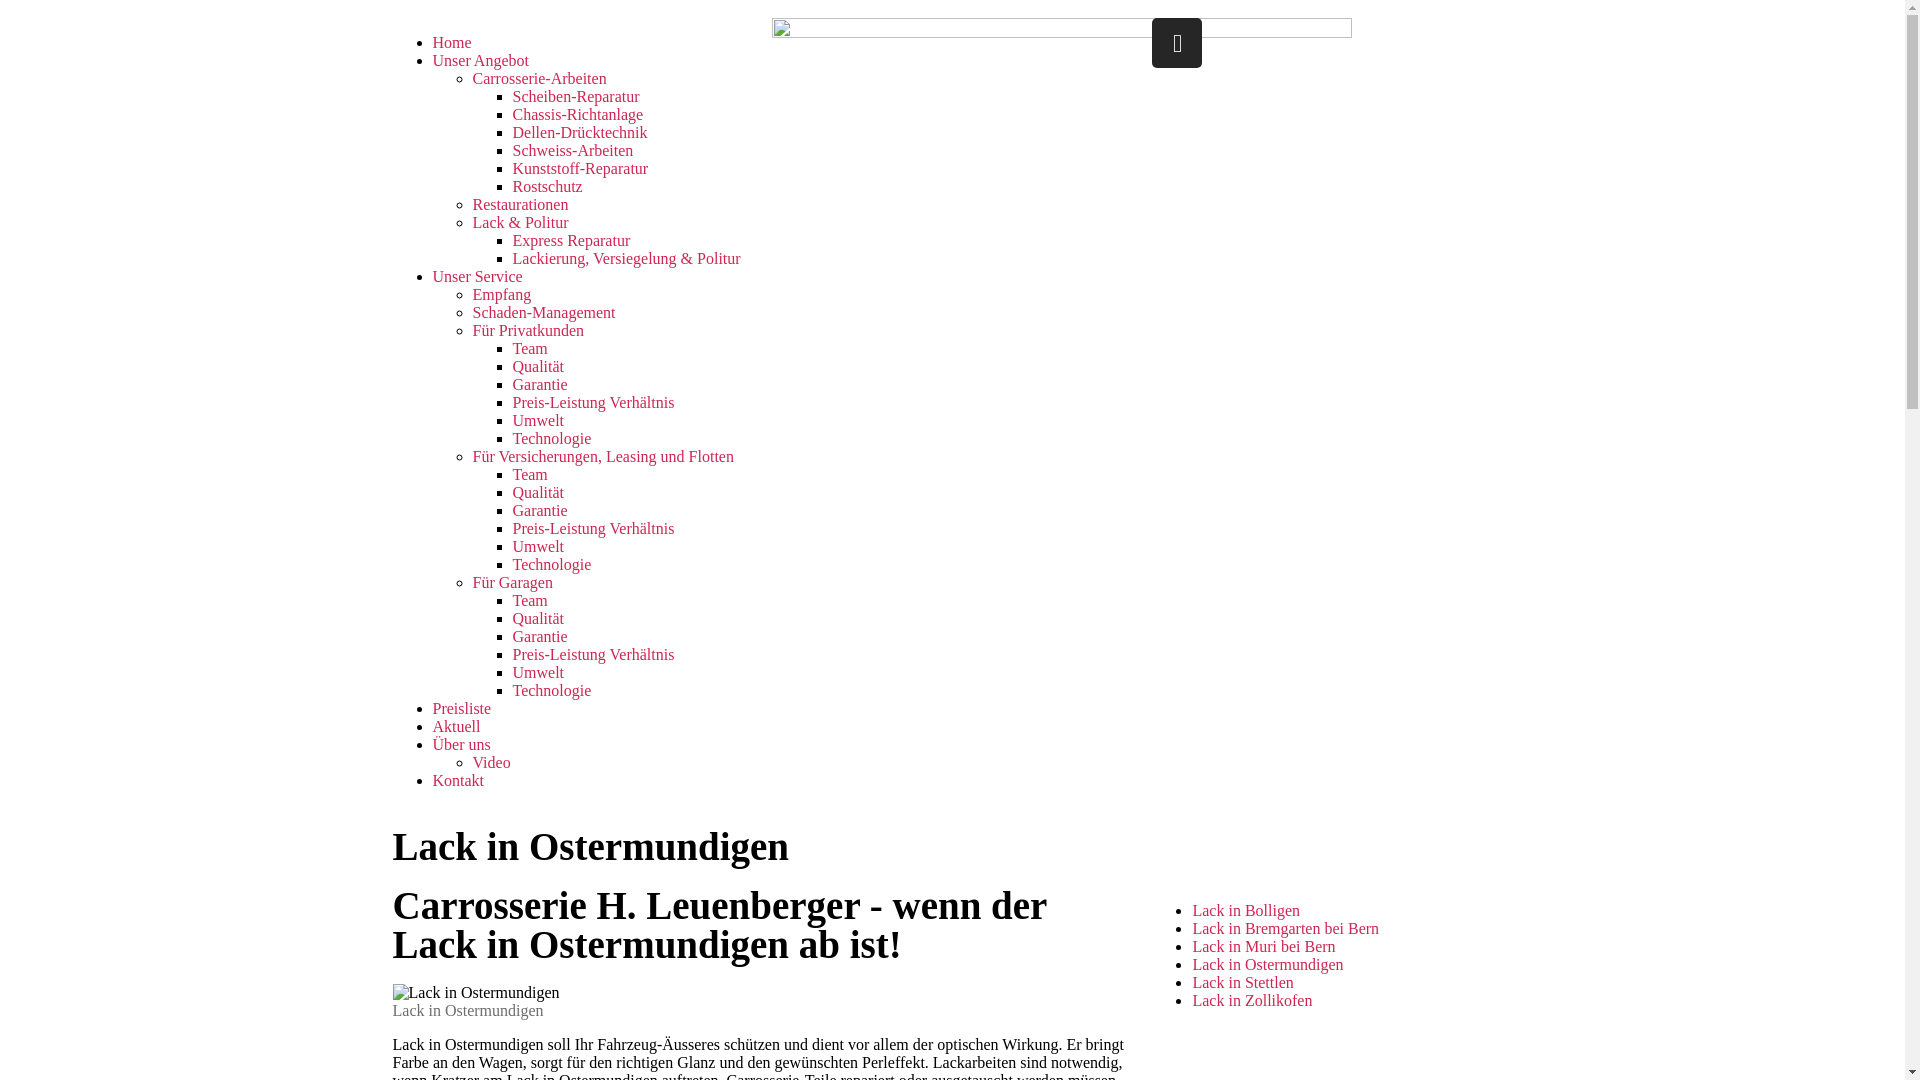  Describe the element at coordinates (512, 186) in the screenshot. I see `'Rostschutz'` at that location.